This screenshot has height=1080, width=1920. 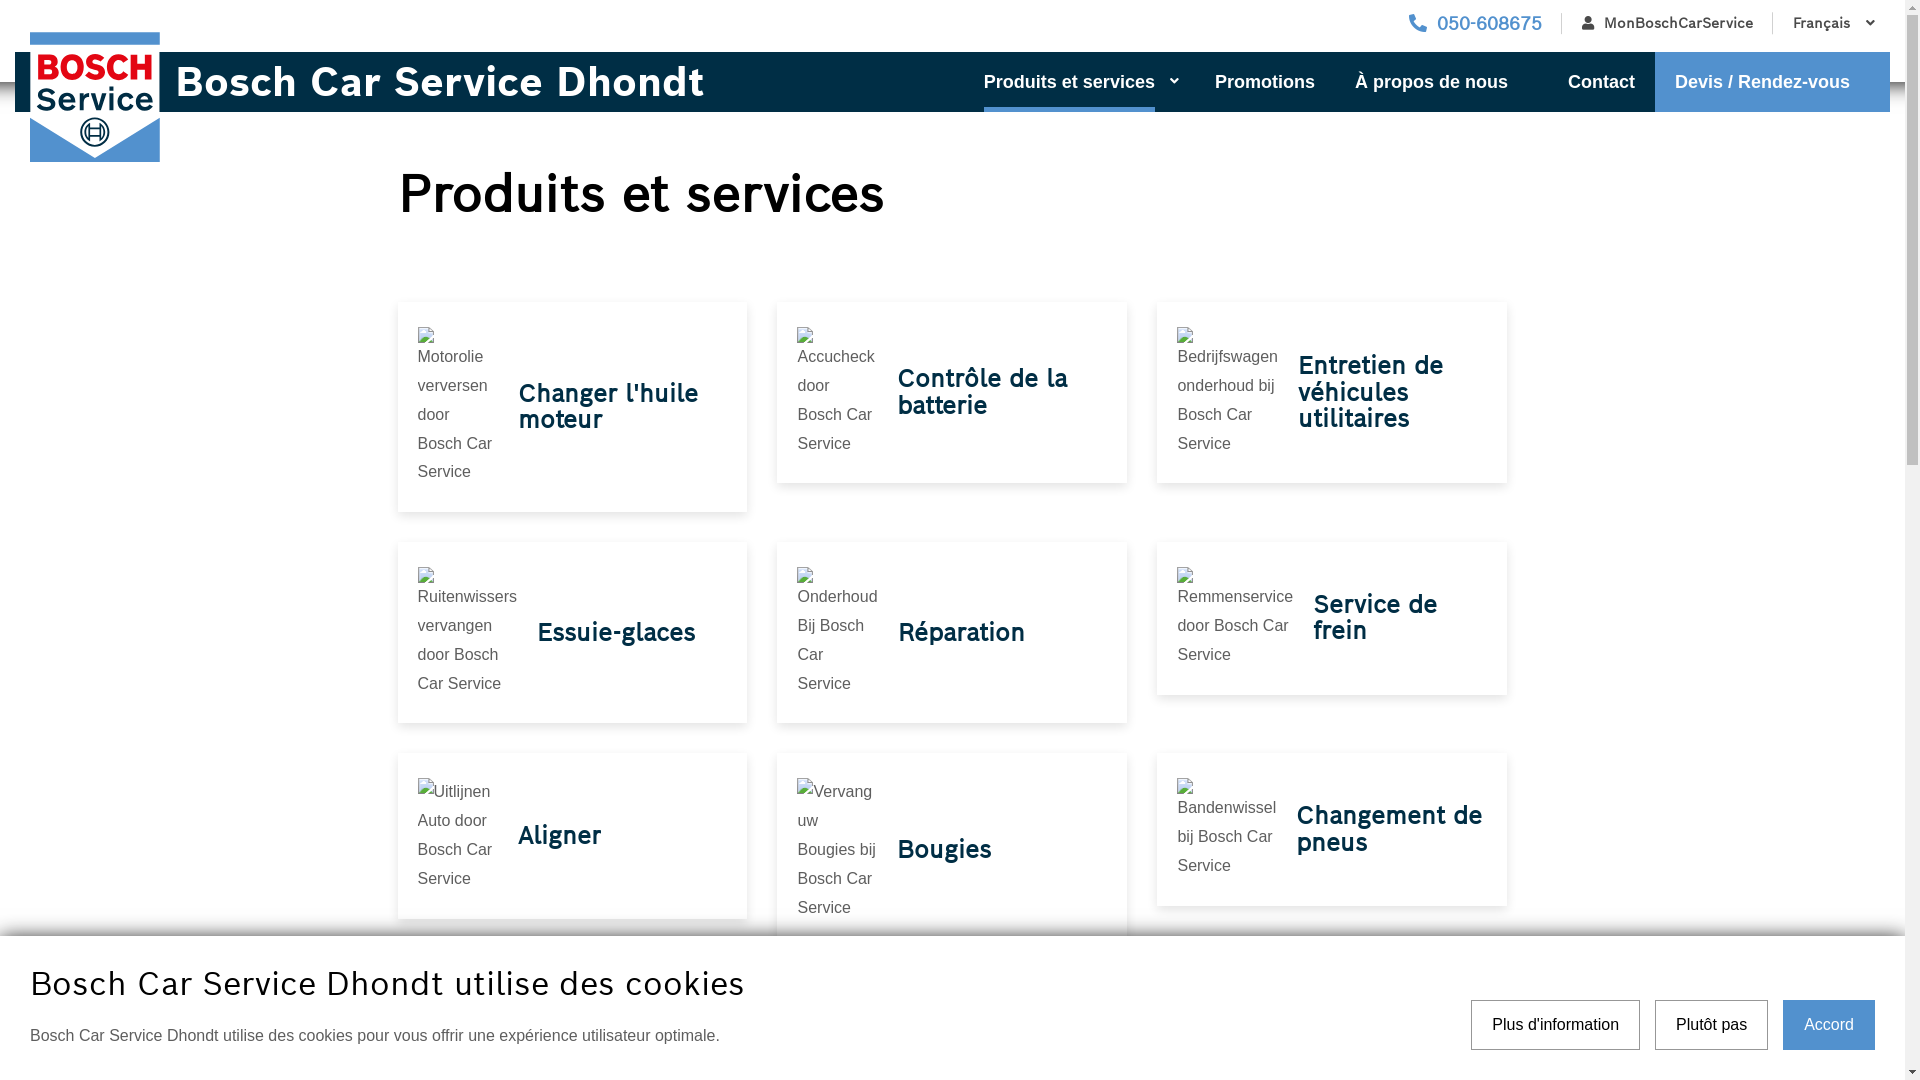 I want to click on 'MonBoschCarService', so click(x=1667, y=23).